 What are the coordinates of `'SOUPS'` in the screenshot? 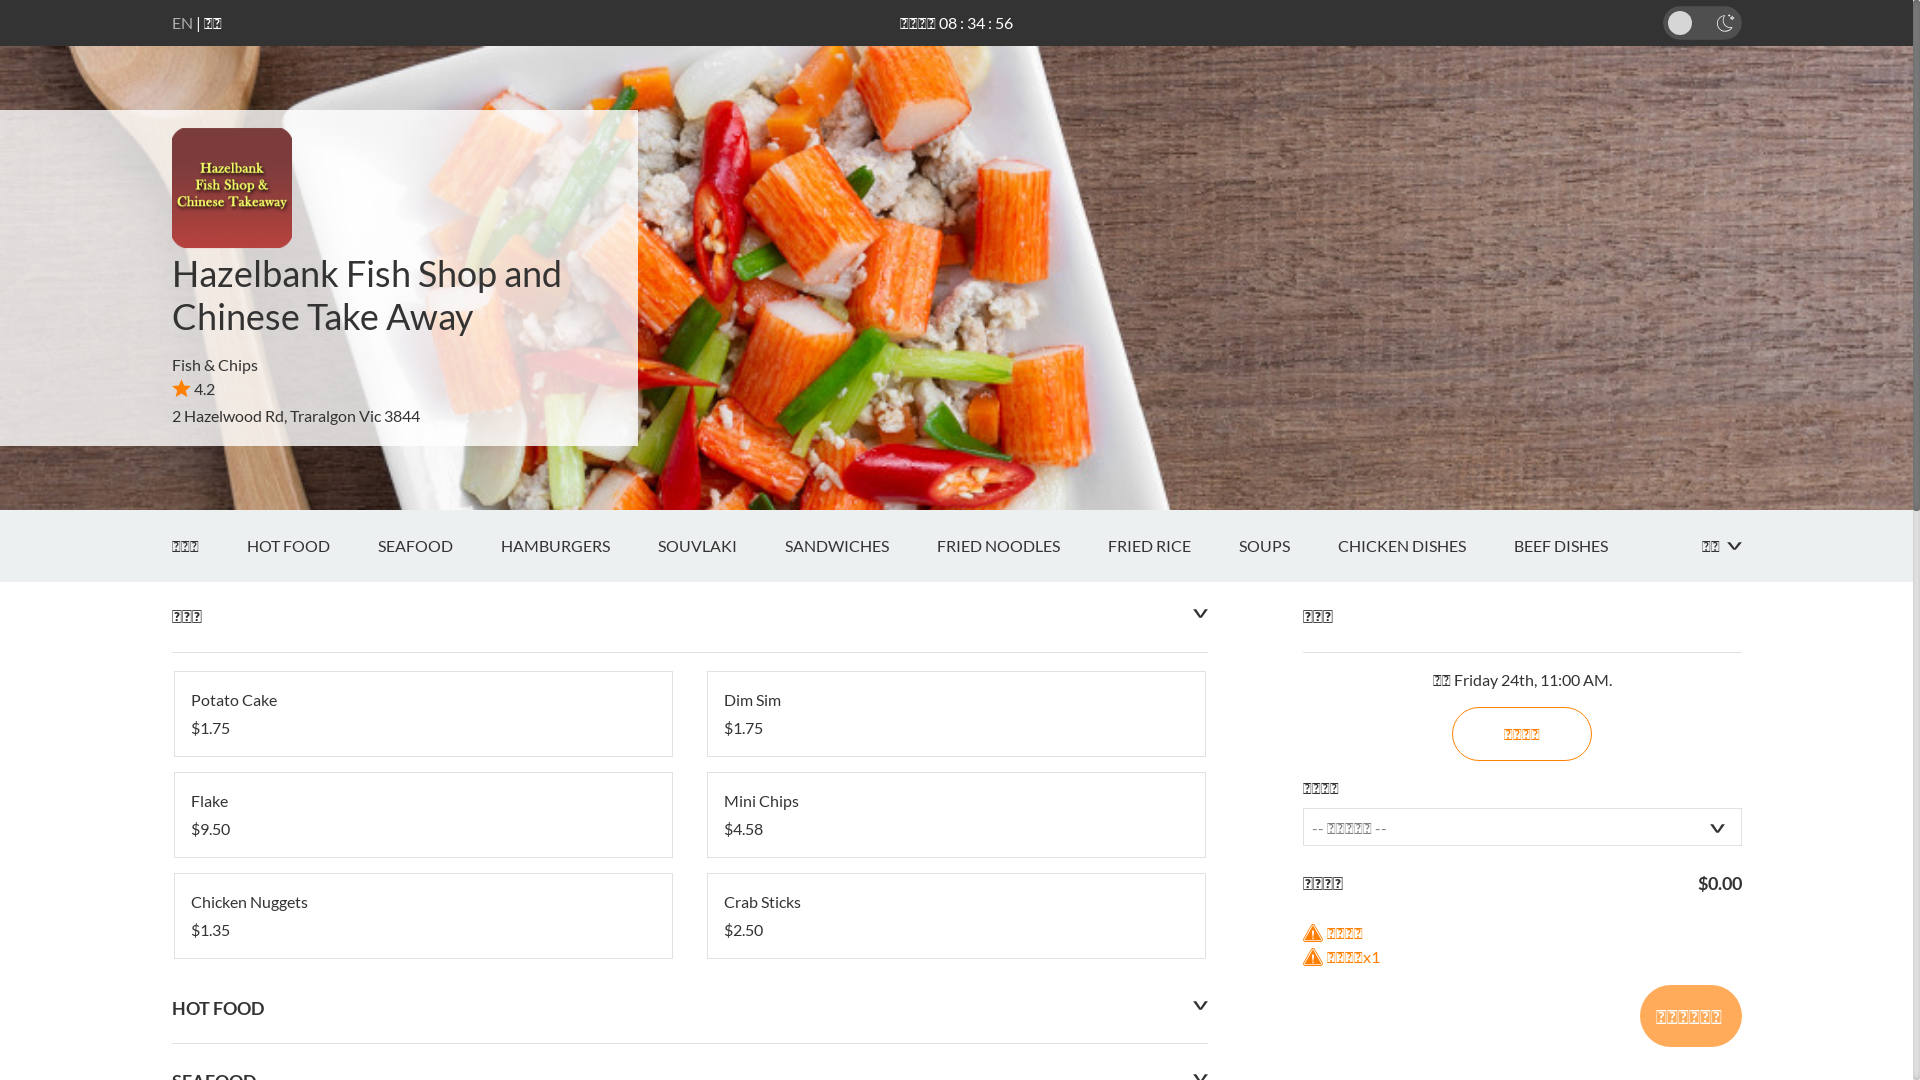 It's located at (1287, 546).